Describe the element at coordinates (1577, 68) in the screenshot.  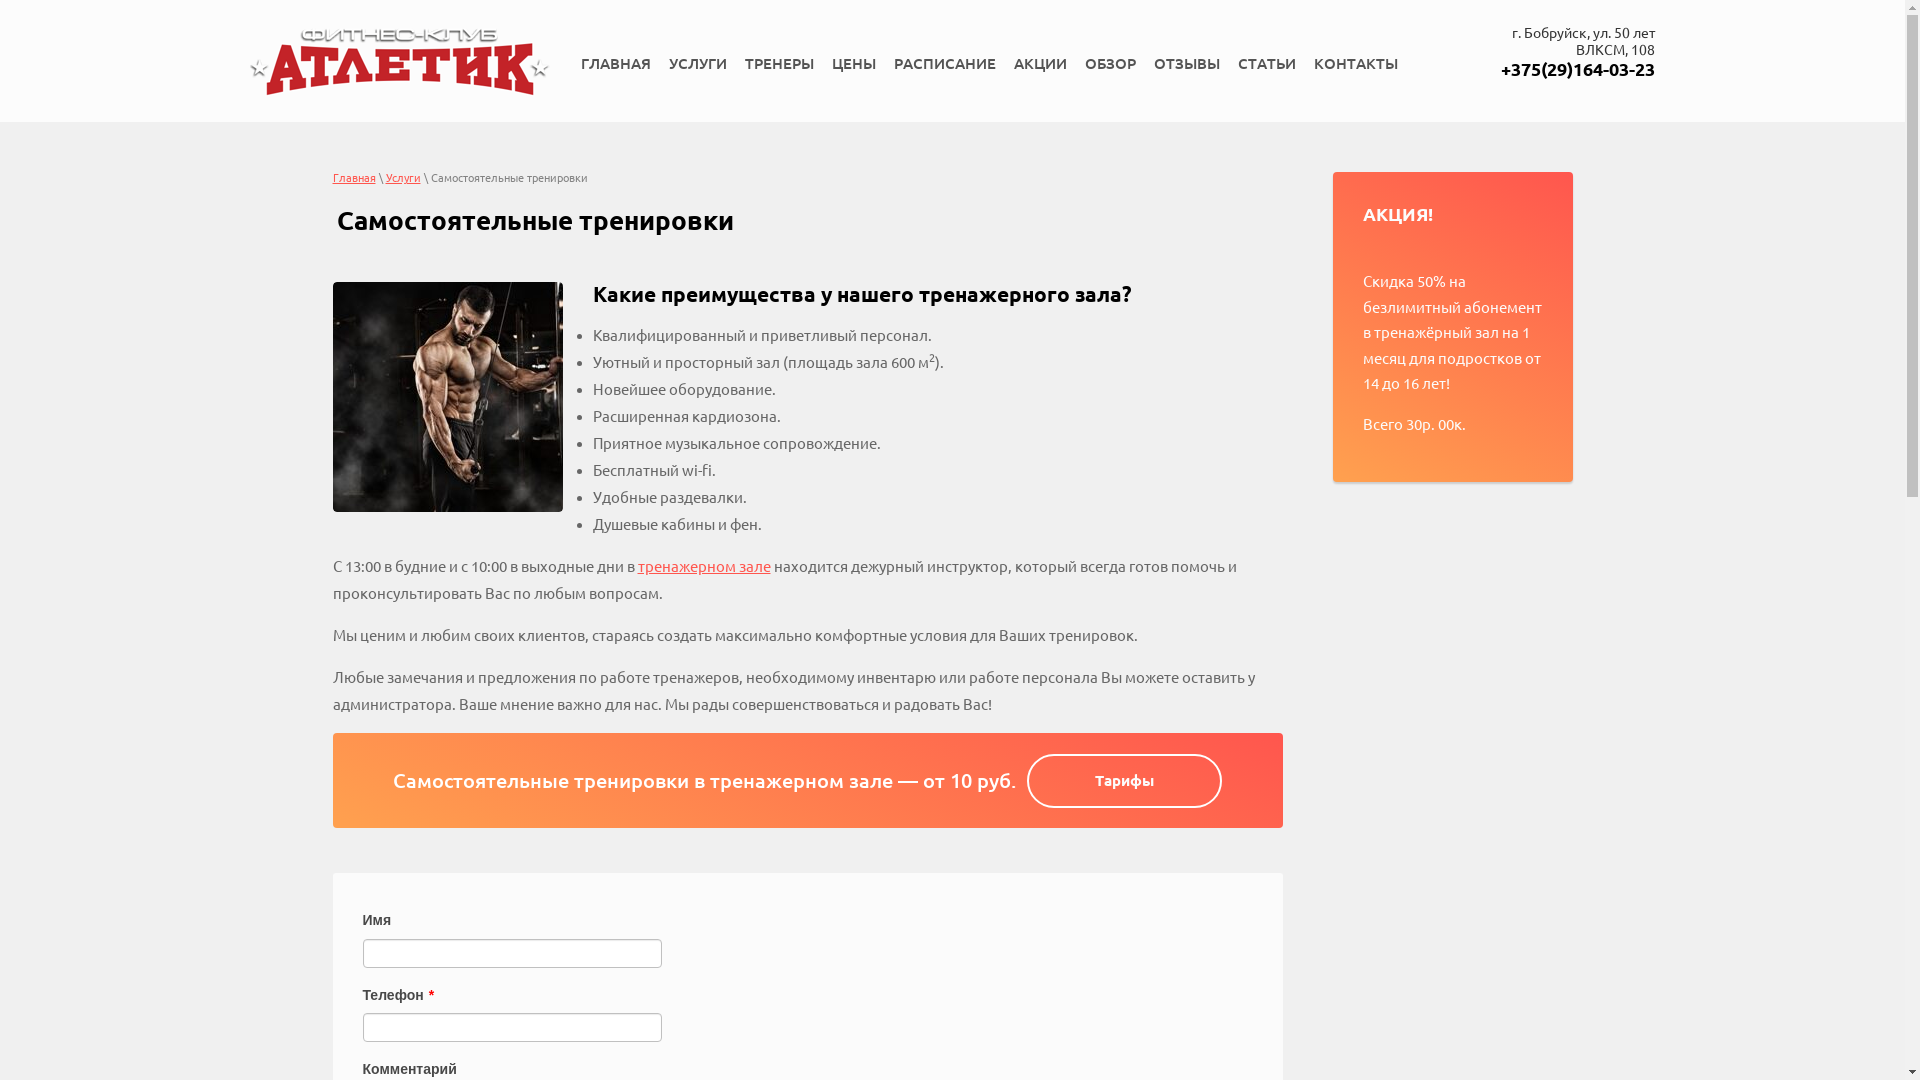
I see `'+375(29)164-03-23'` at that location.